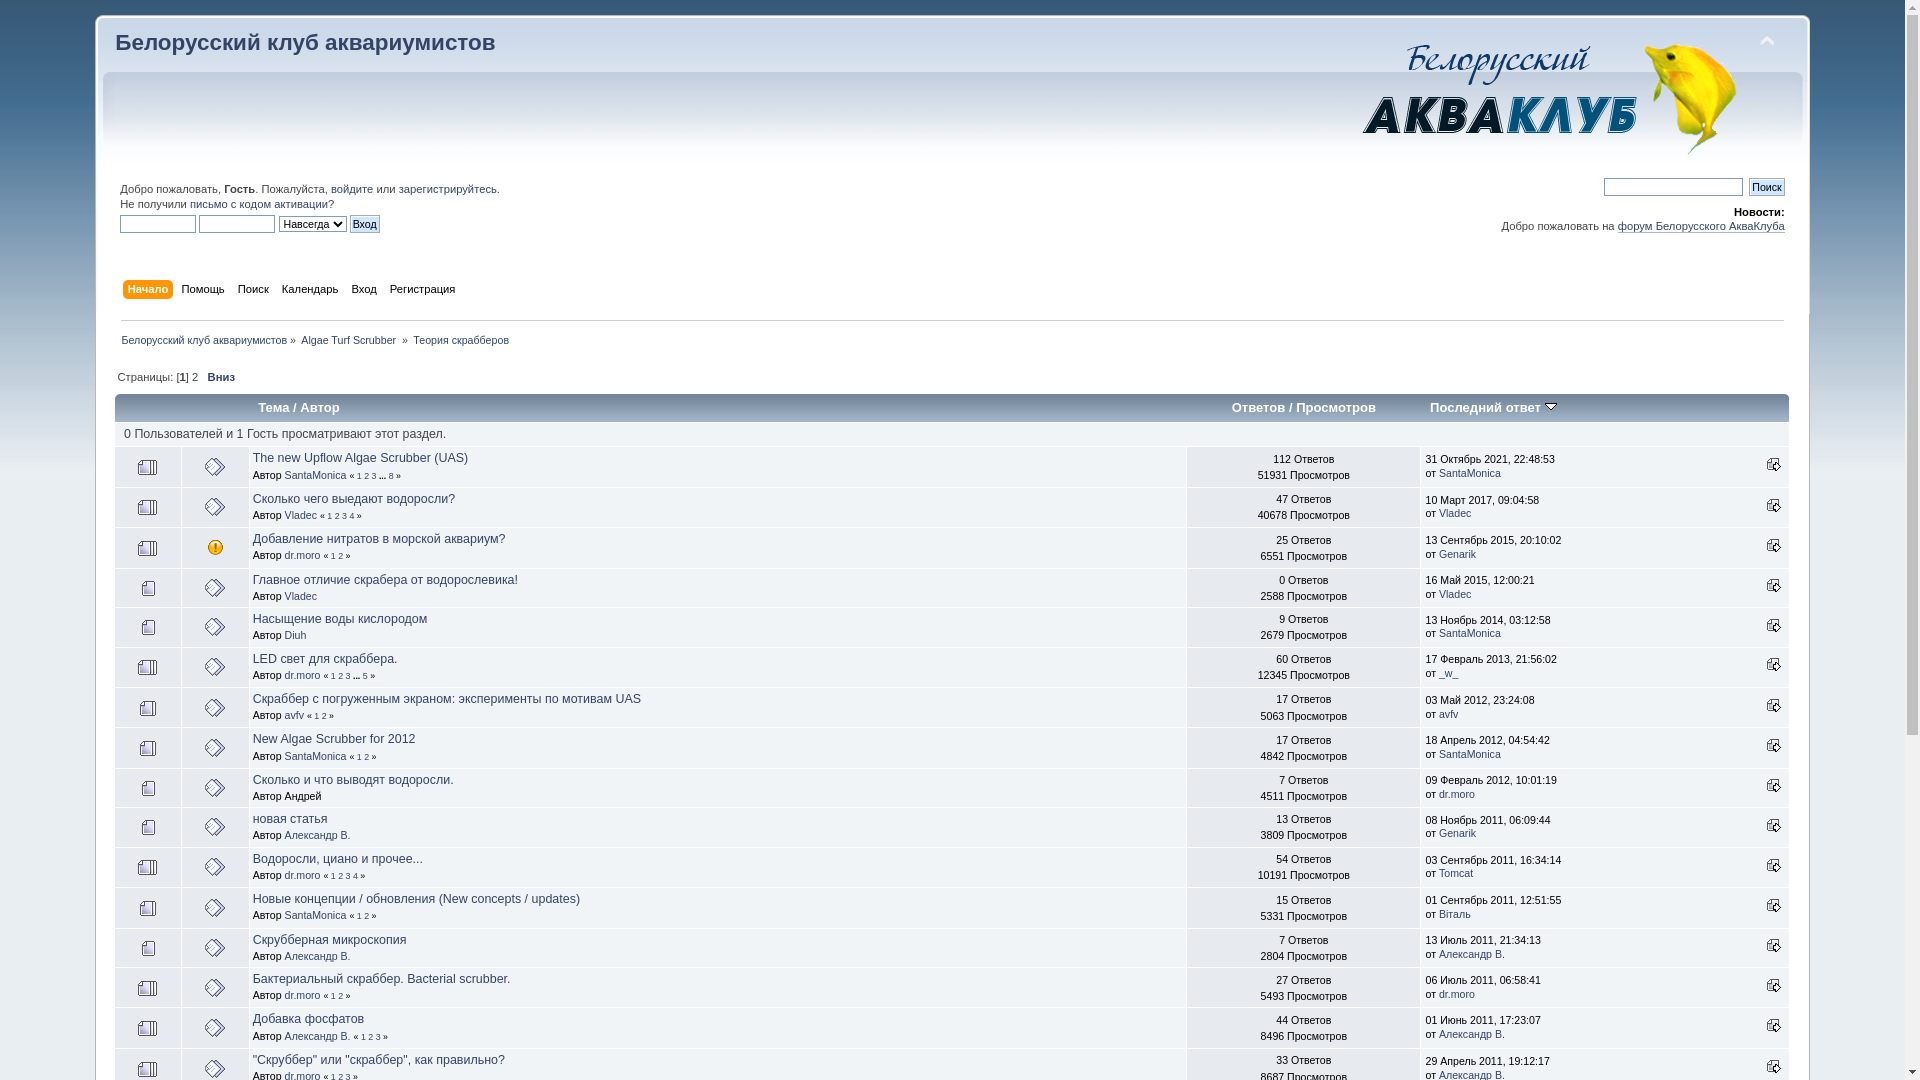 Image resolution: width=1920 pixels, height=1080 pixels. What do you see at coordinates (1448, 672) in the screenshot?
I see `'_w_'` at bounding box center [1448, 672].